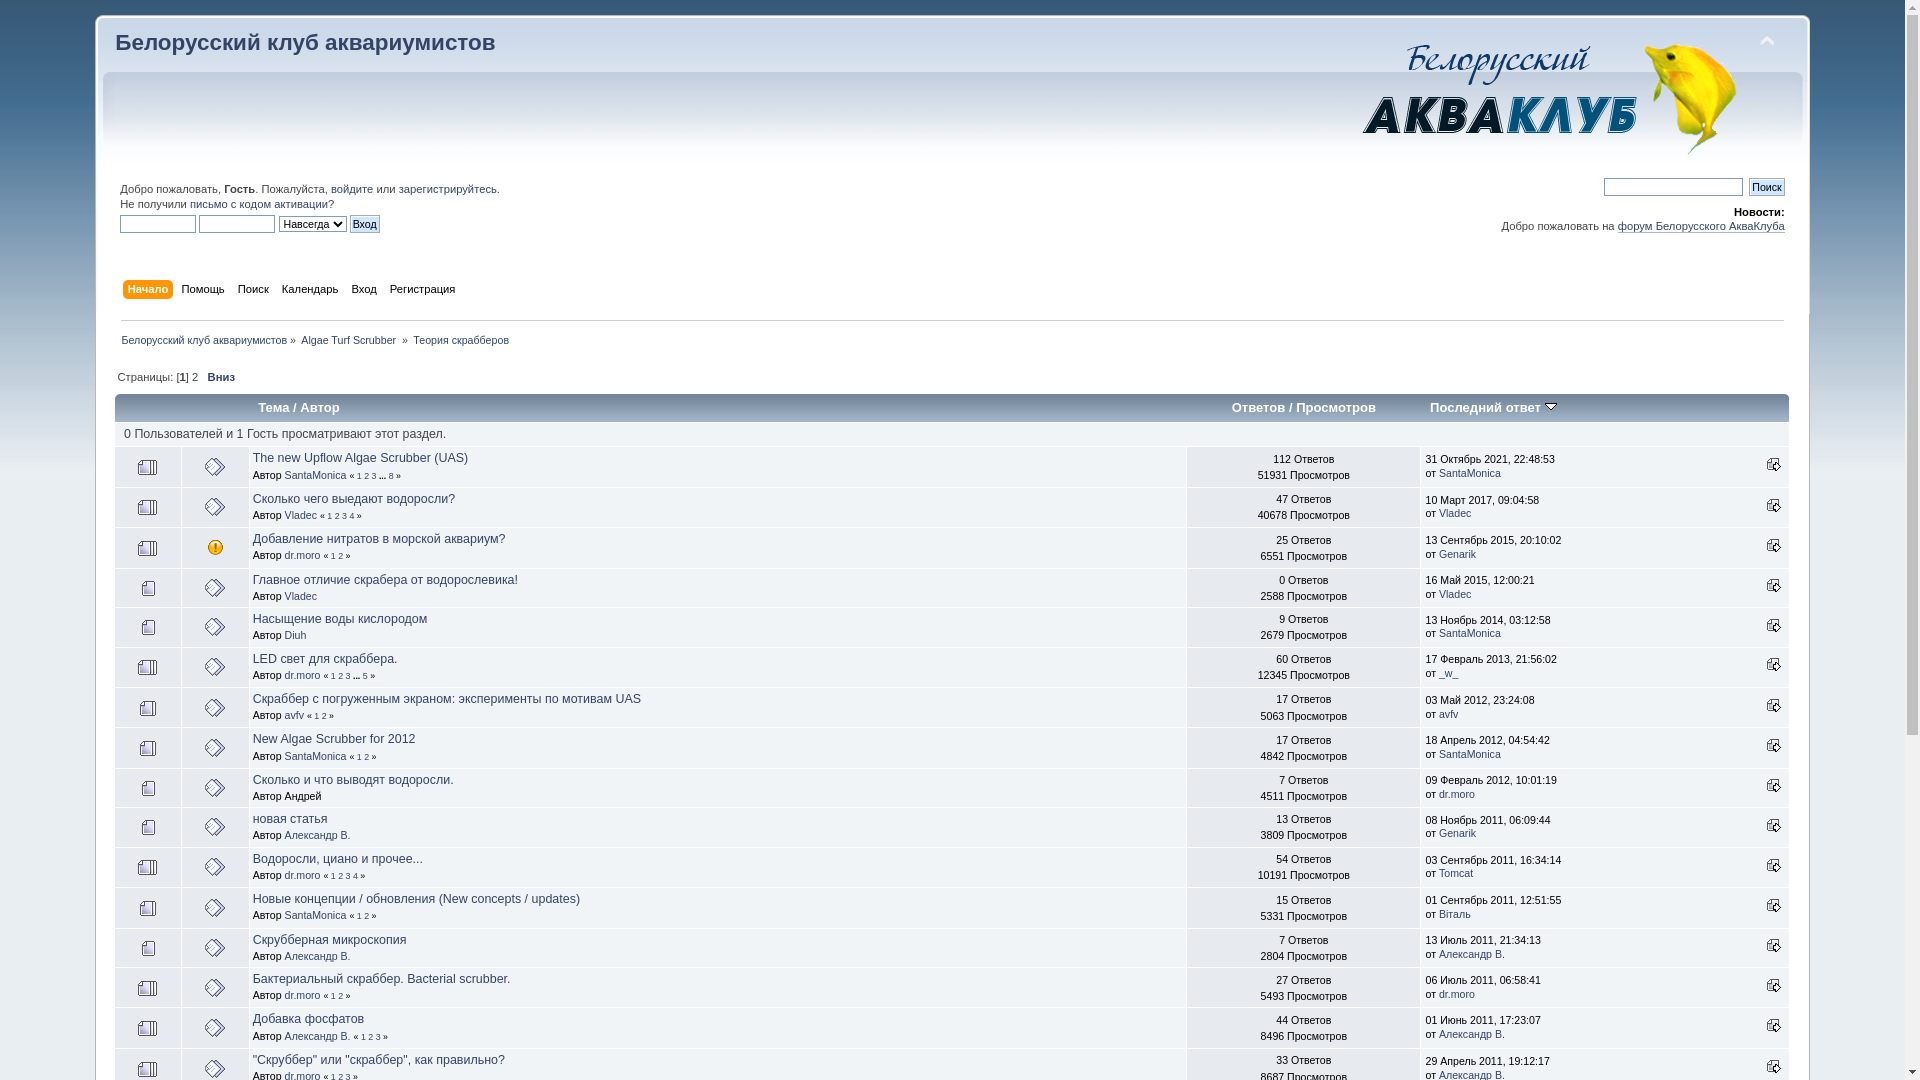 Image resolution: width=1920 pixels, height=1080 pixels. What do you see at coordinates (1448, 672) in the screenshot?
I see `'_w_'` at bounding box center [1448, 672].